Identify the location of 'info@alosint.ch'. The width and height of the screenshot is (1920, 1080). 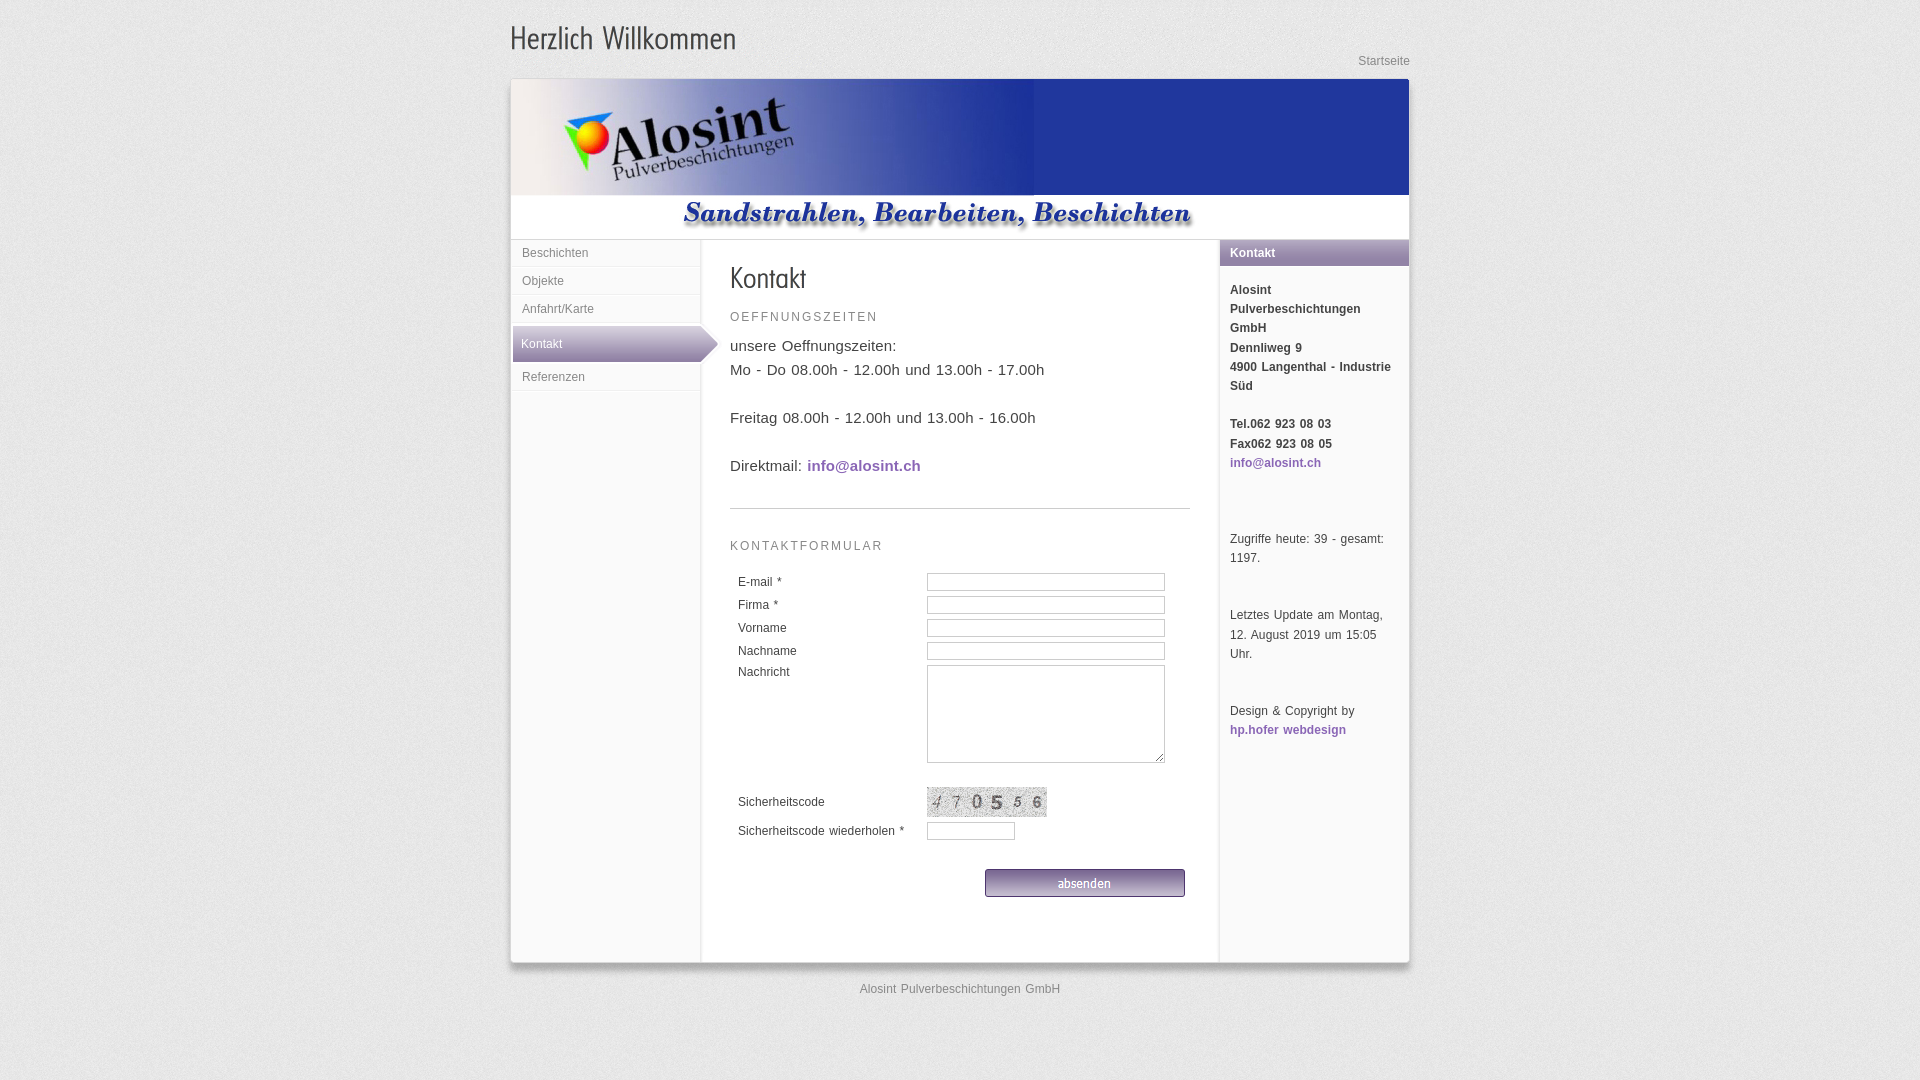
(806, 465).